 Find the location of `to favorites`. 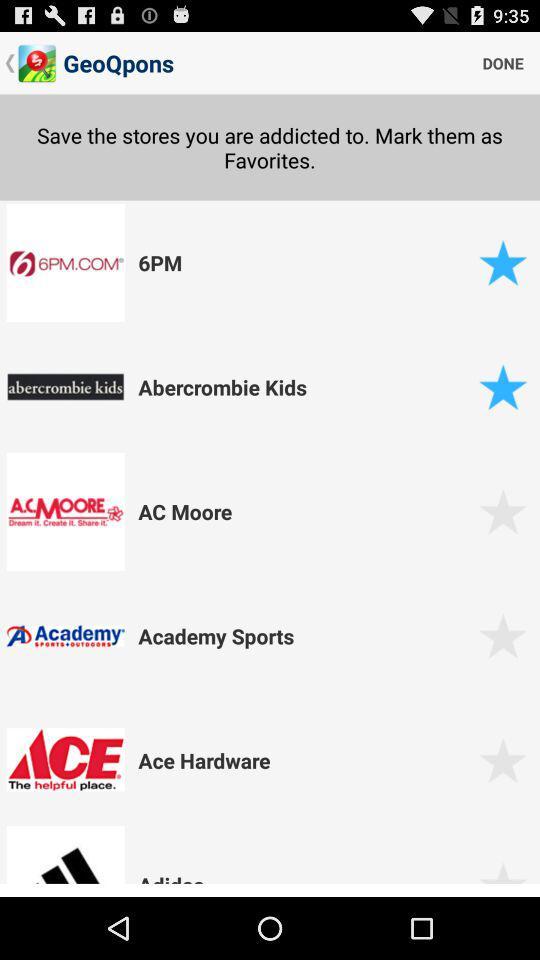

to favorites is located at coordinates (502, 510).